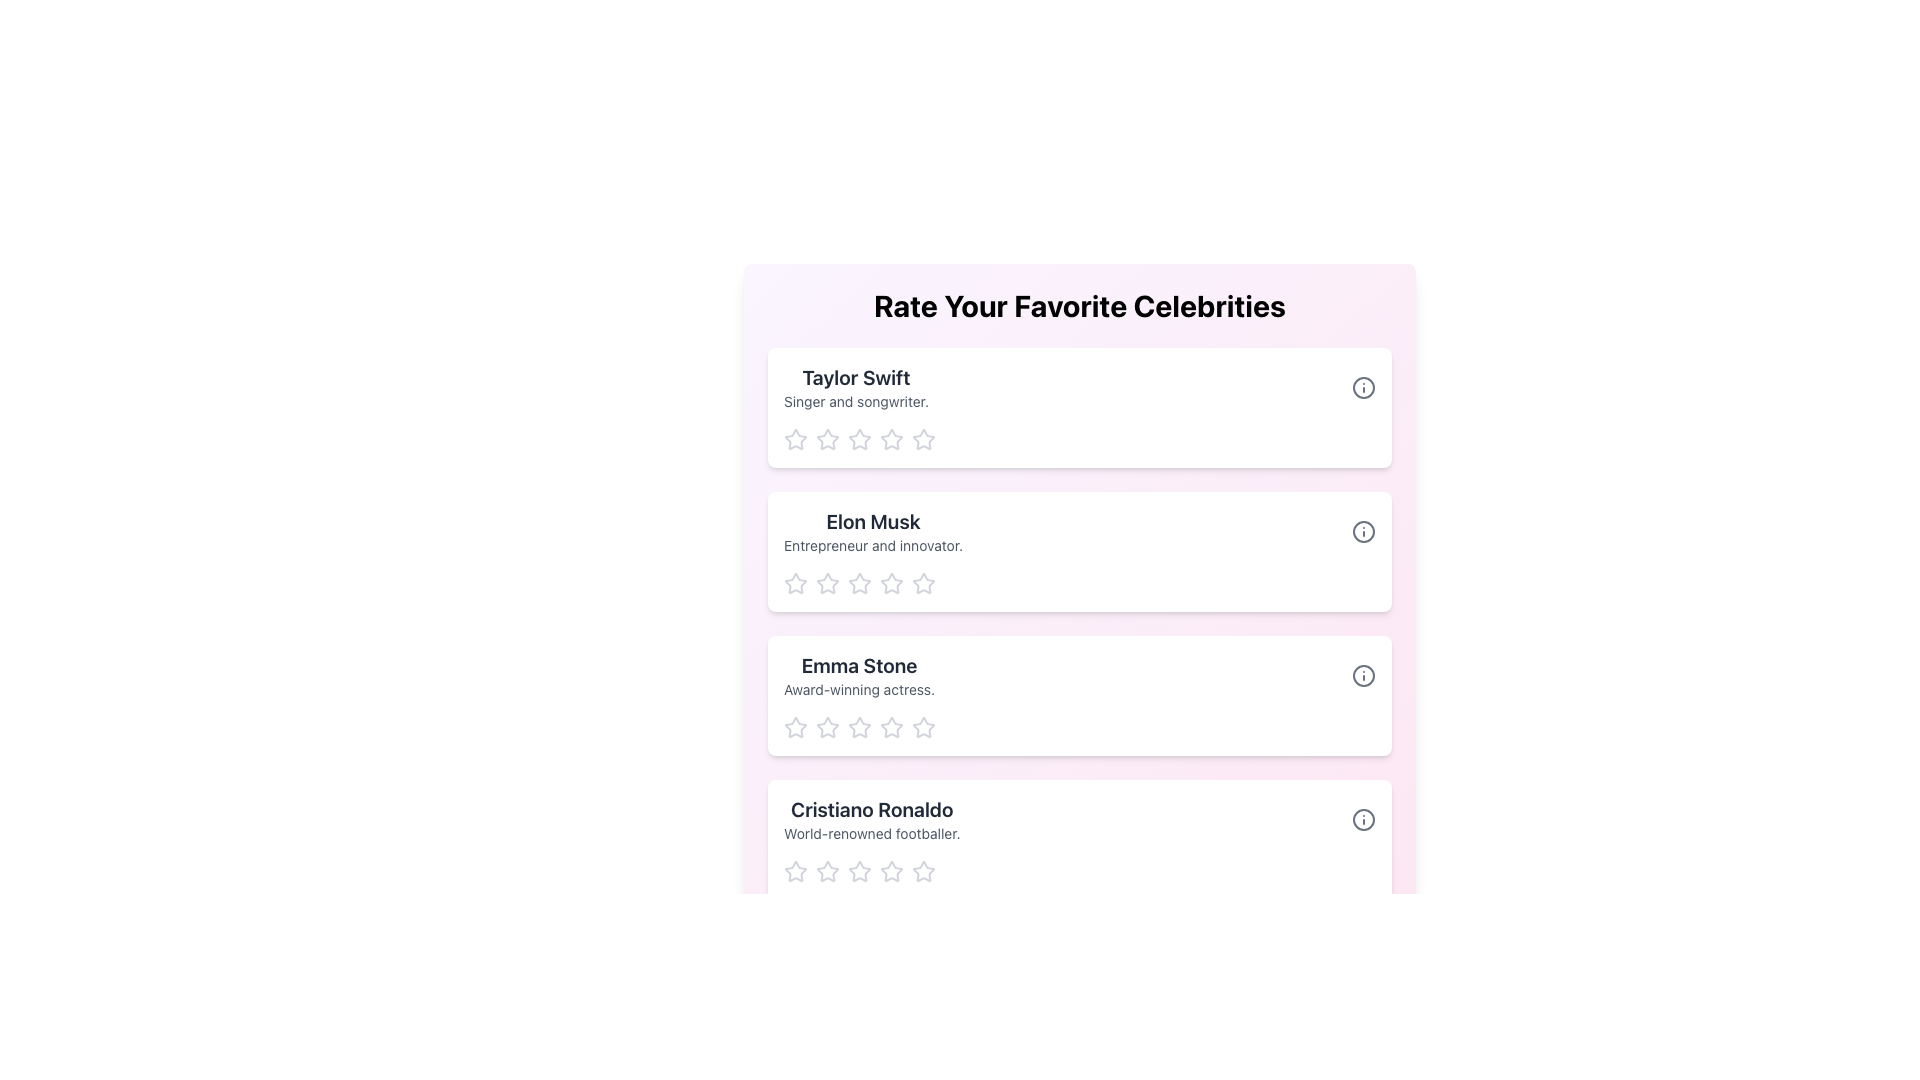 The image size is (1920, 1080). I want to click on the static text label that reads 'Entrepreneur and innovator.' which is styled in gray and positioned below 'Elon Musk', so click(873, 546).